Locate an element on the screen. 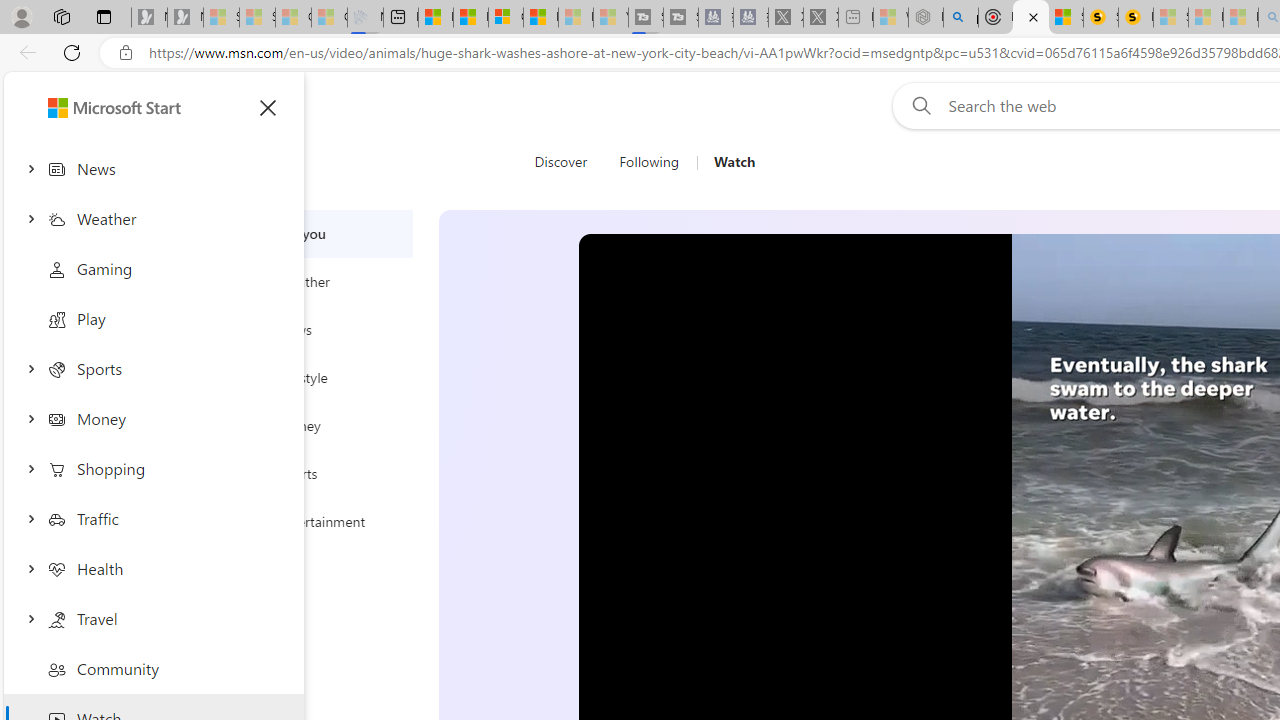 The height and width of the screenshot is (720, 1280). 'Watch' is located at coordinates (726, 162).